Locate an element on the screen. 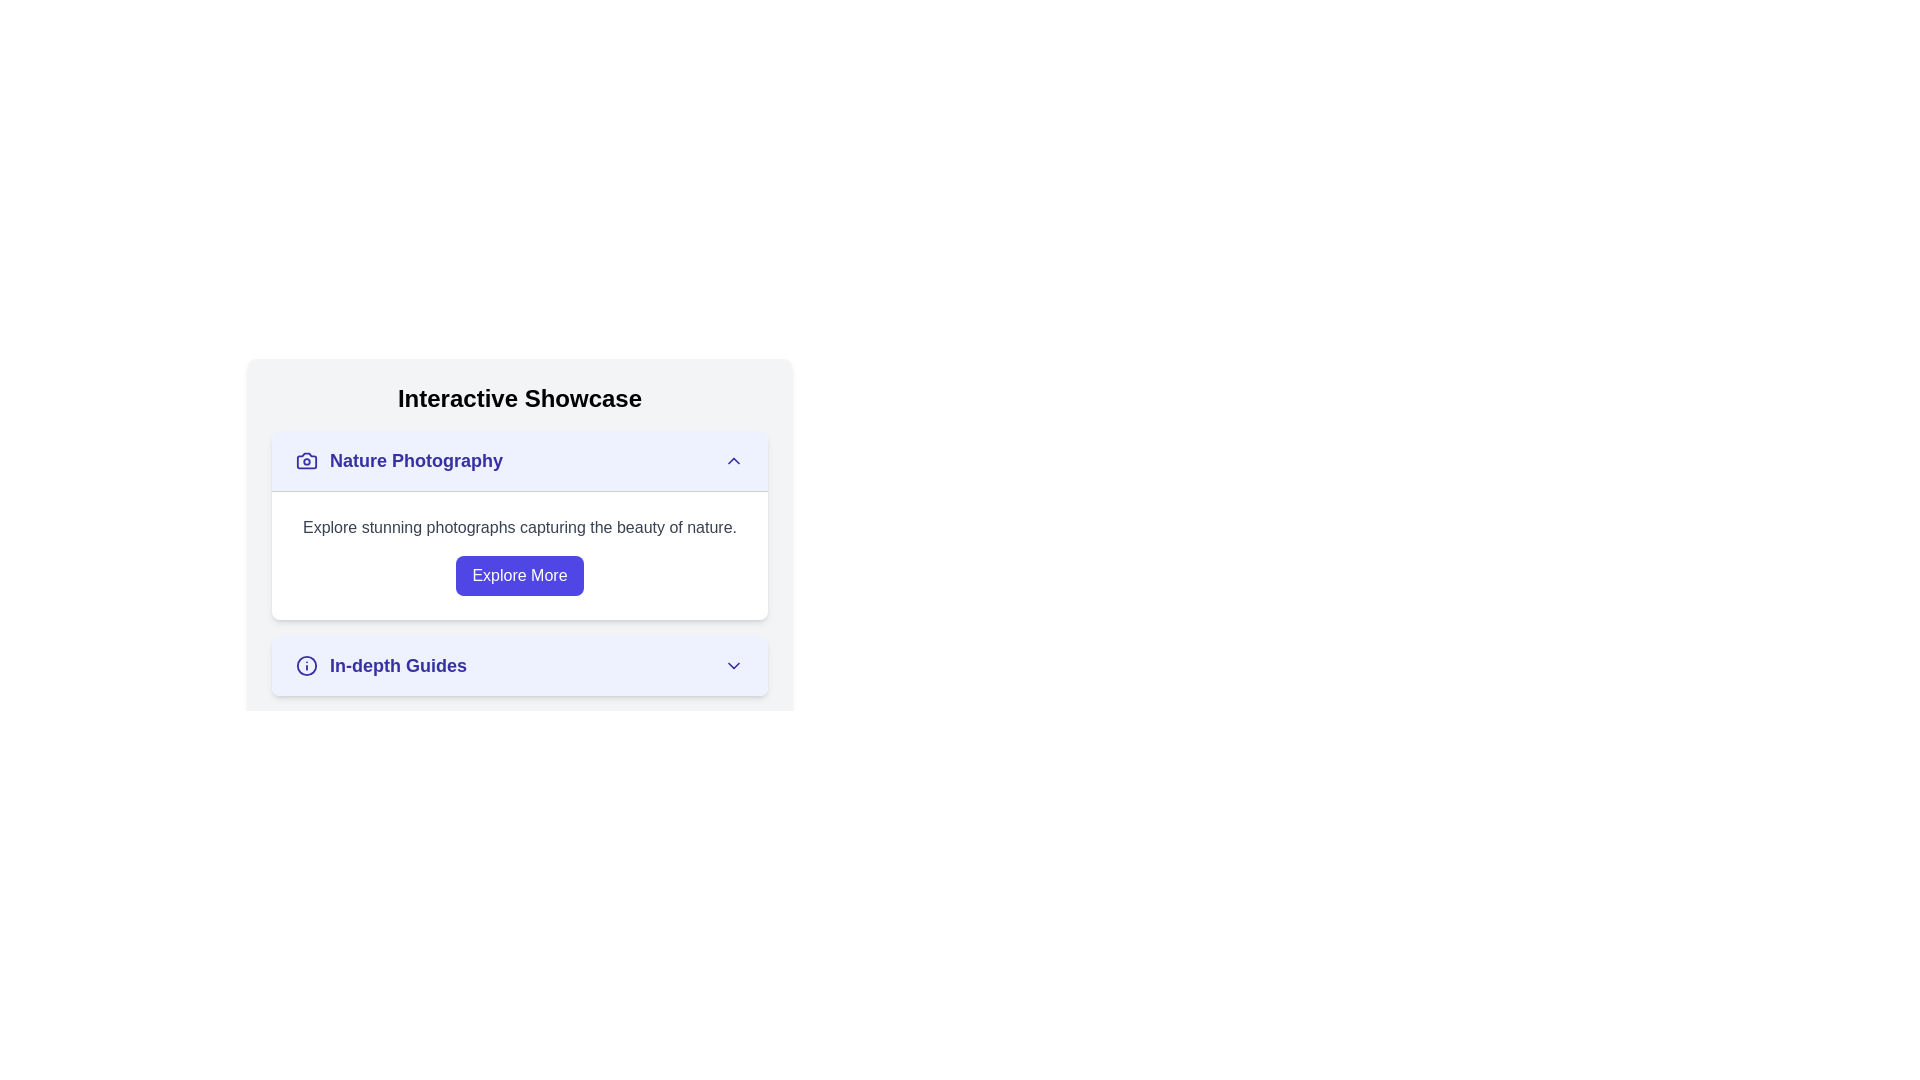  the downward-facing chevron icon located to the right of the text 'In-depth Guides.' is located at coordinates (733, 666).